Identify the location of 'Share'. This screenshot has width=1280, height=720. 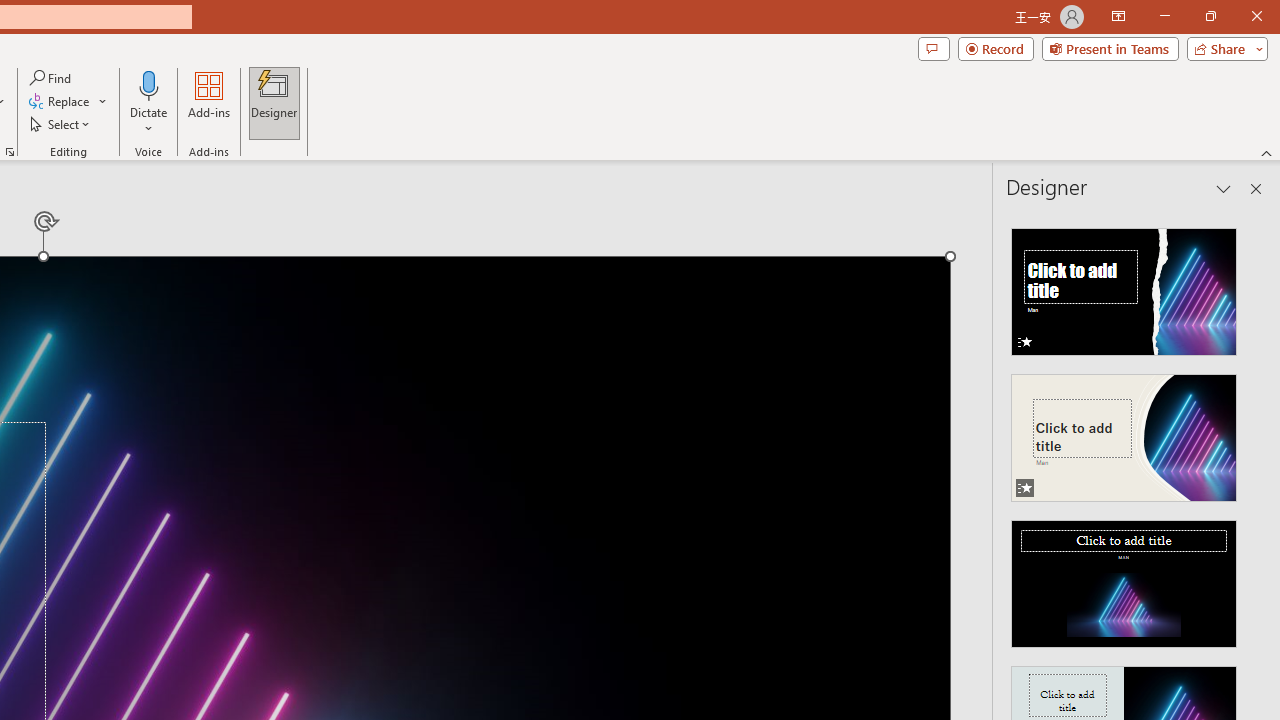
(1222, 47).